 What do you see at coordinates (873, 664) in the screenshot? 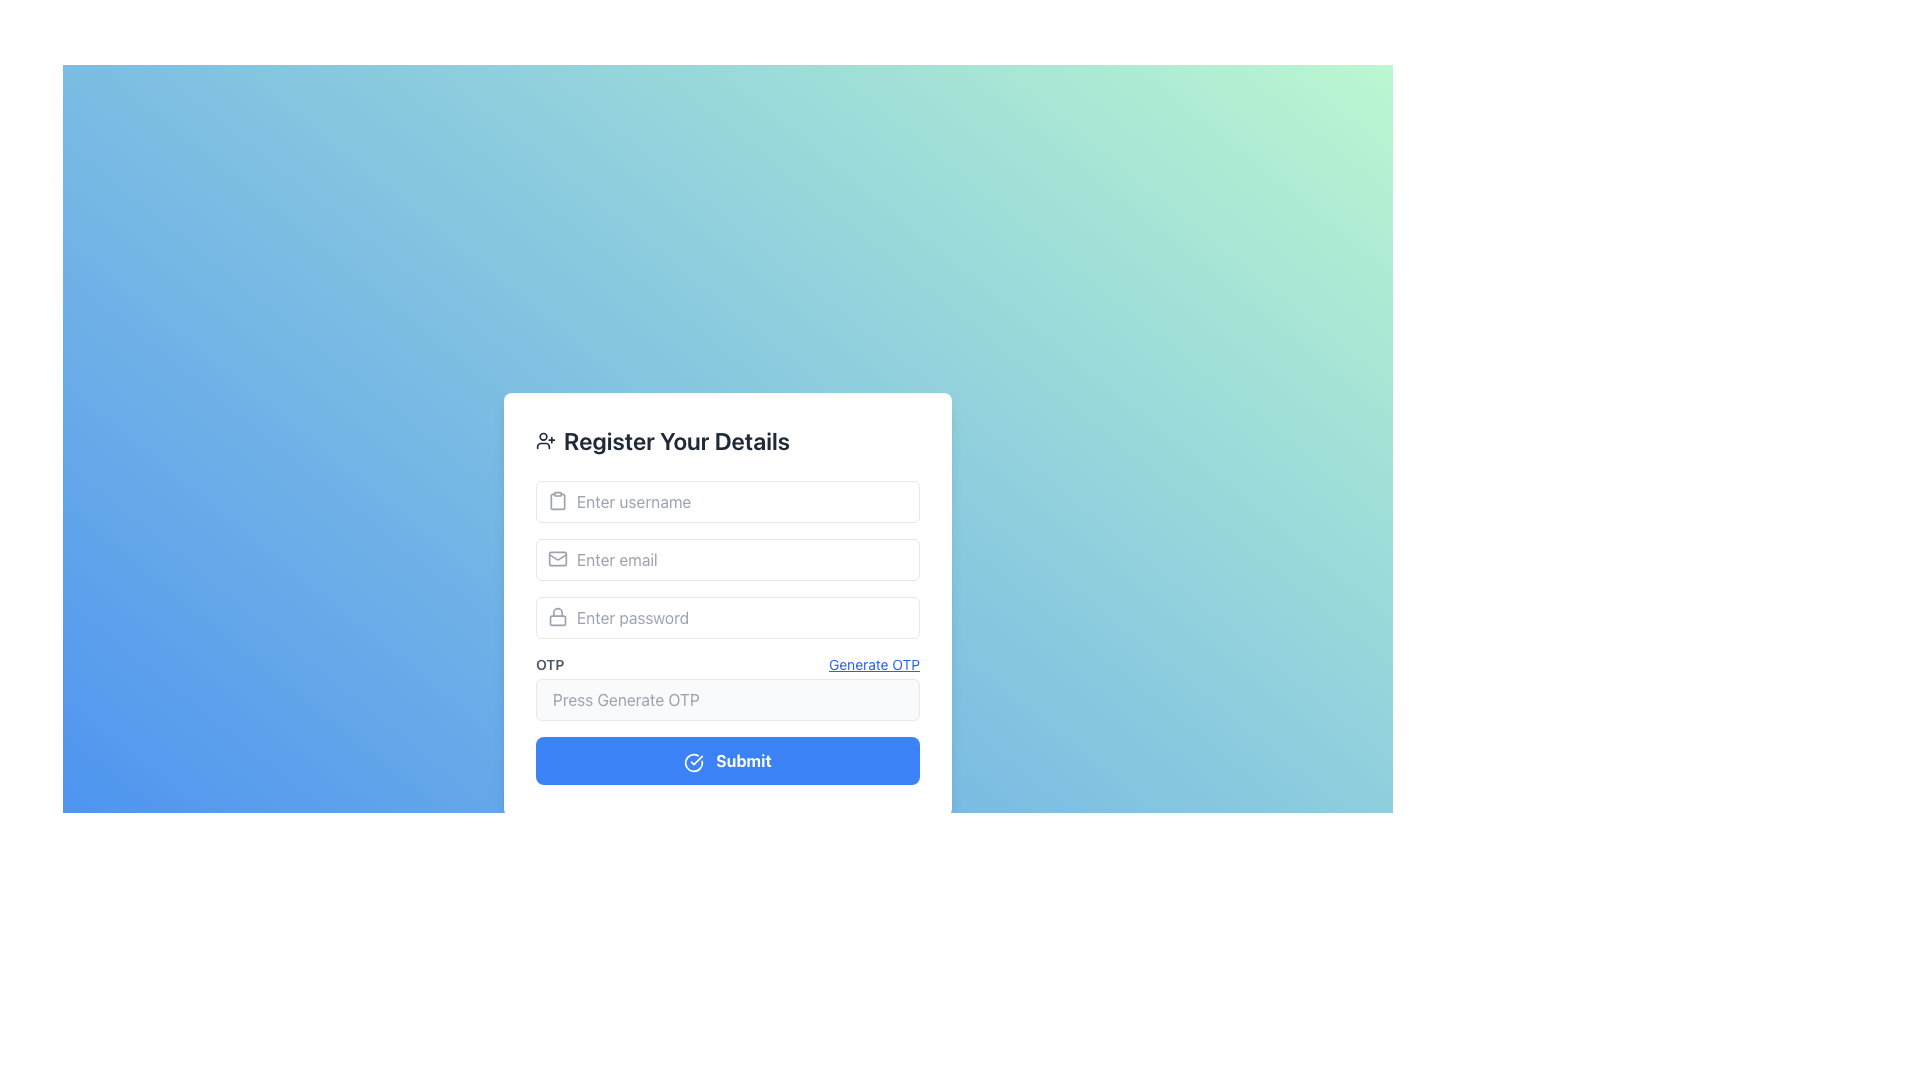
I see `the 'Request OTP' button located to the right of the 'OTP' label in the 'Register Your Details' section to generate an OTP` at bounding box center [873, 664].